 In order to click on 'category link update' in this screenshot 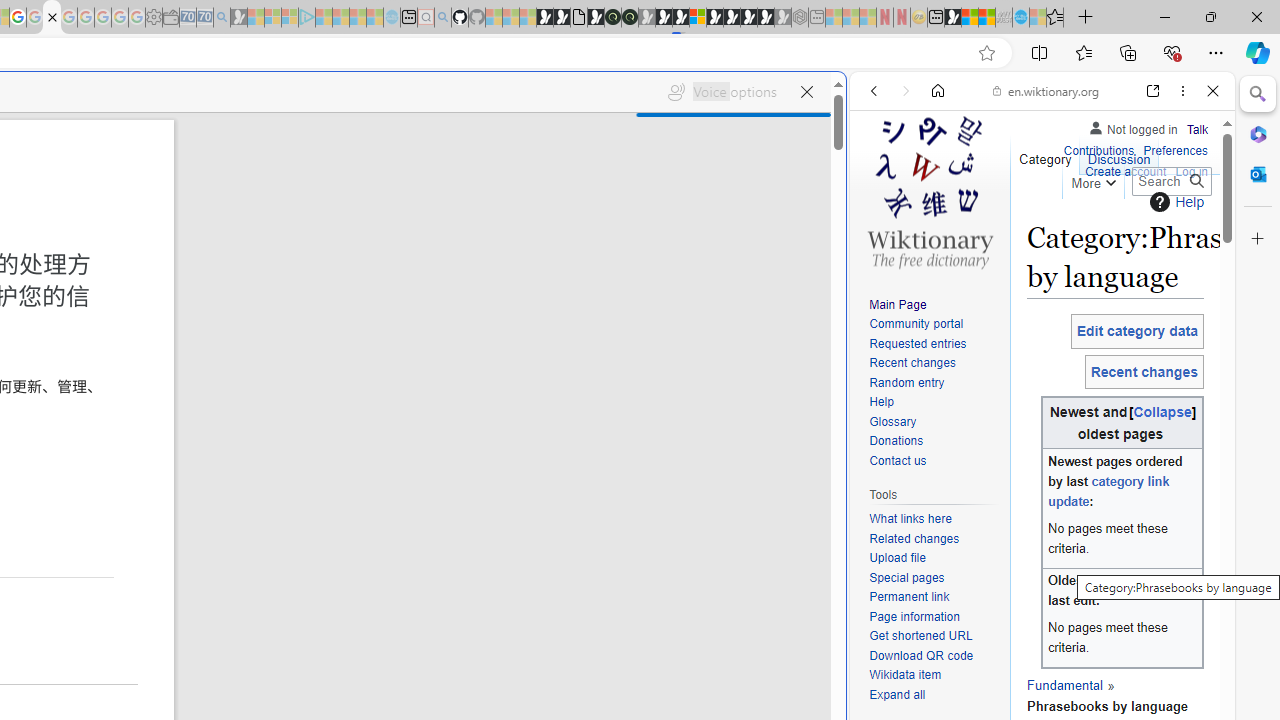, I will do `click(1108, 492)`.